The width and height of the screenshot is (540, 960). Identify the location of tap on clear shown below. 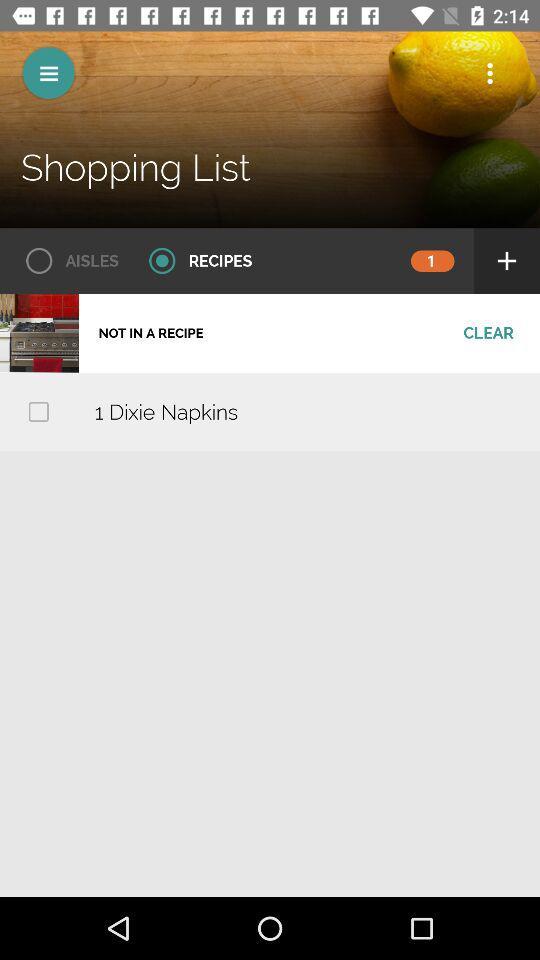
(487, 333).